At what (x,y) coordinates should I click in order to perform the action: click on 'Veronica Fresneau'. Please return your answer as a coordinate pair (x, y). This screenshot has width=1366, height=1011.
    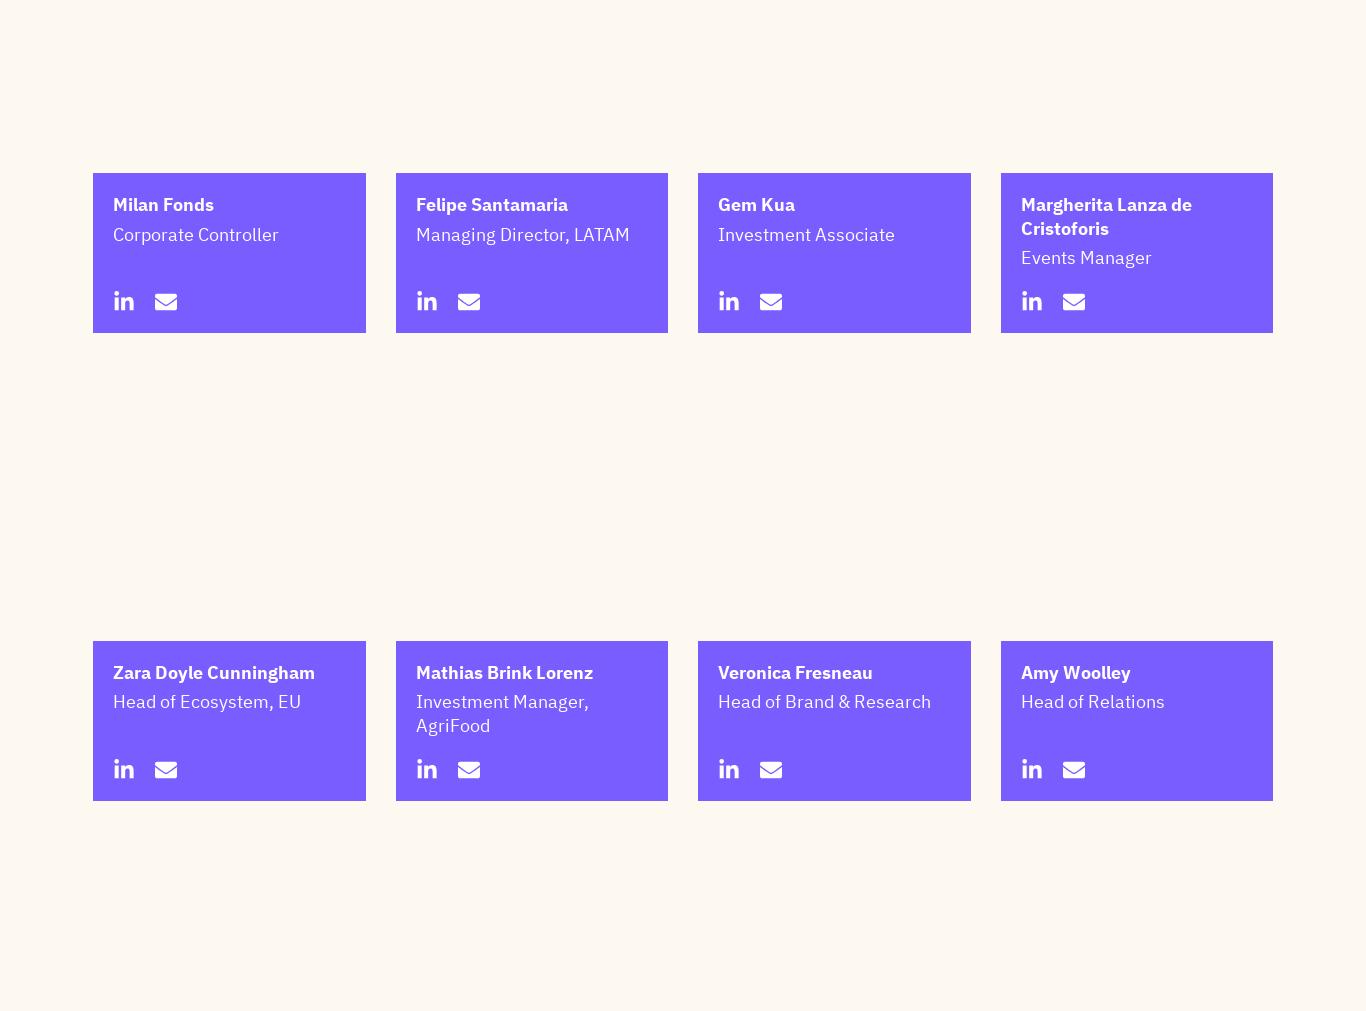
    Looking at the image, I should click on (717, 770).